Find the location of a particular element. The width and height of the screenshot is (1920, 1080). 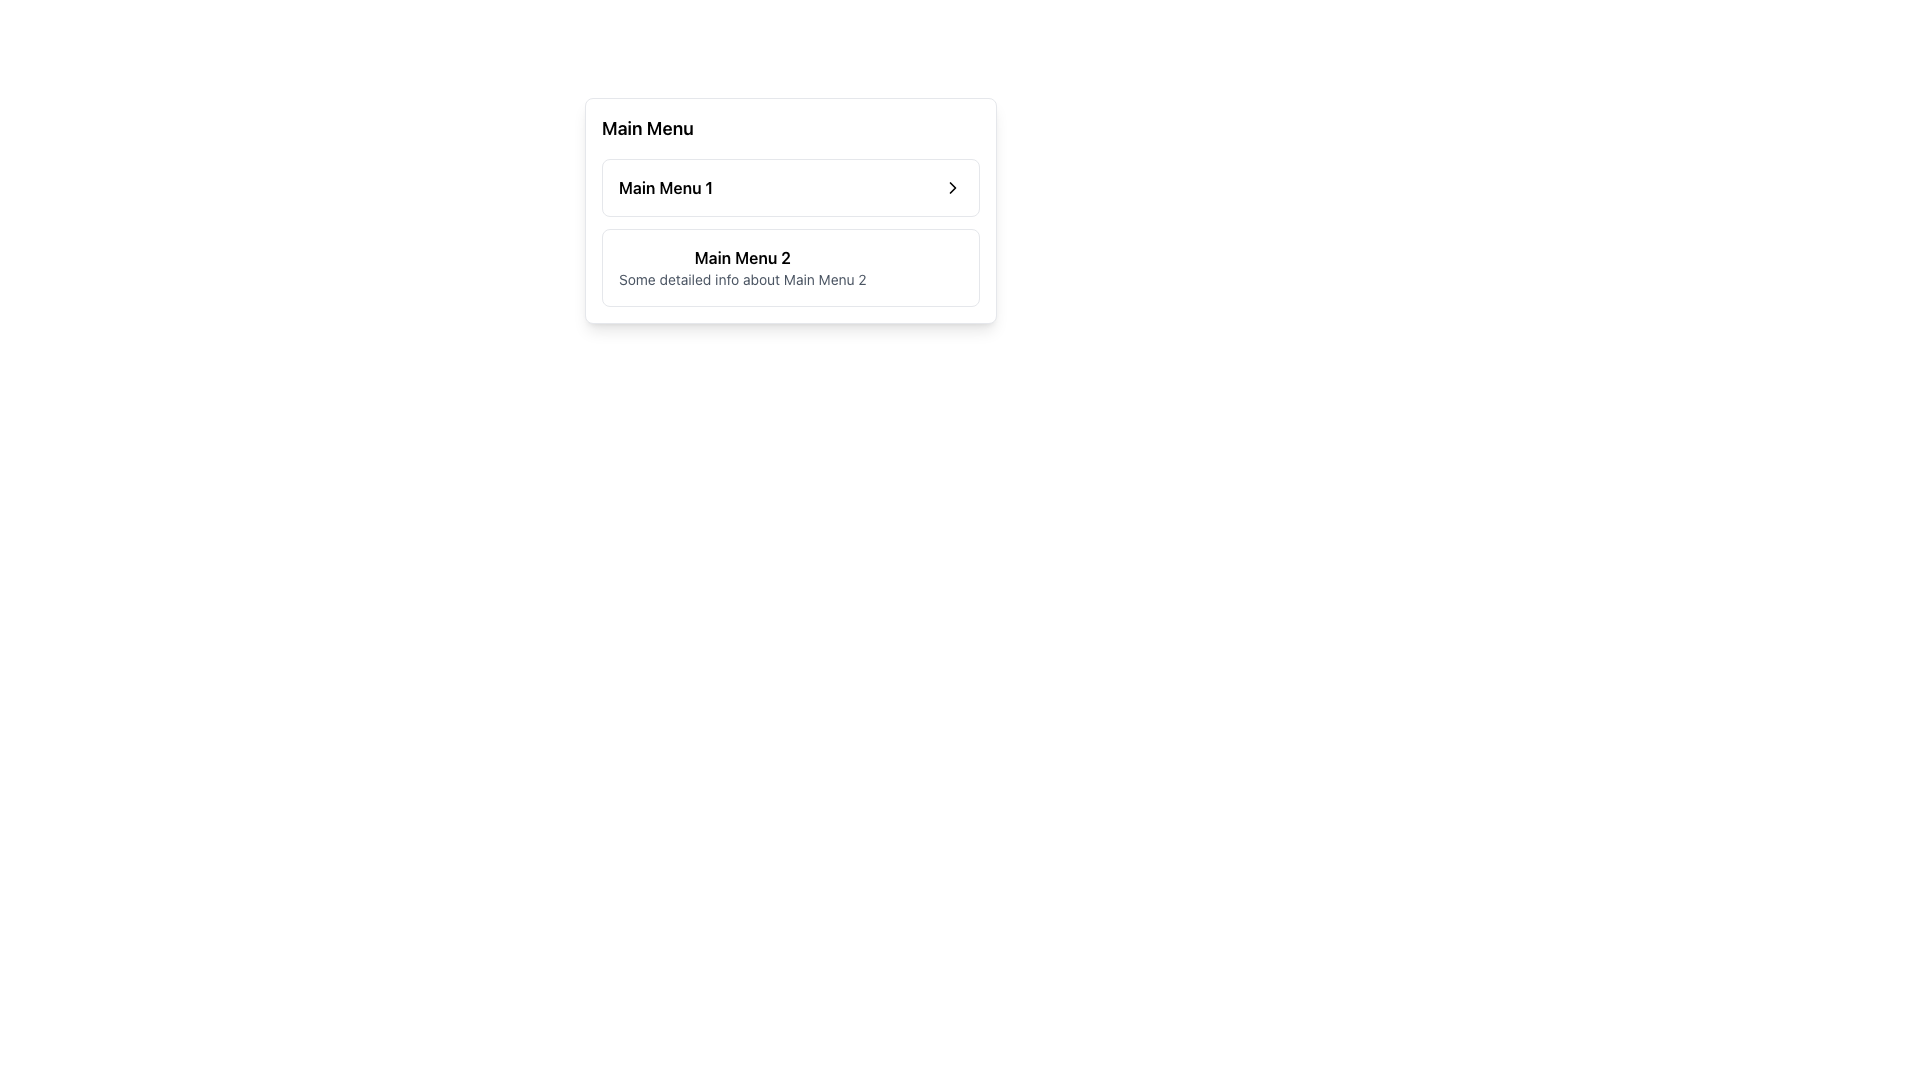

the rightward-pointing chevron icon within the 'Main Menu 1' list item, which is styled in a minimalistic design and has a black stroke color is located at coordinates (952, 188).